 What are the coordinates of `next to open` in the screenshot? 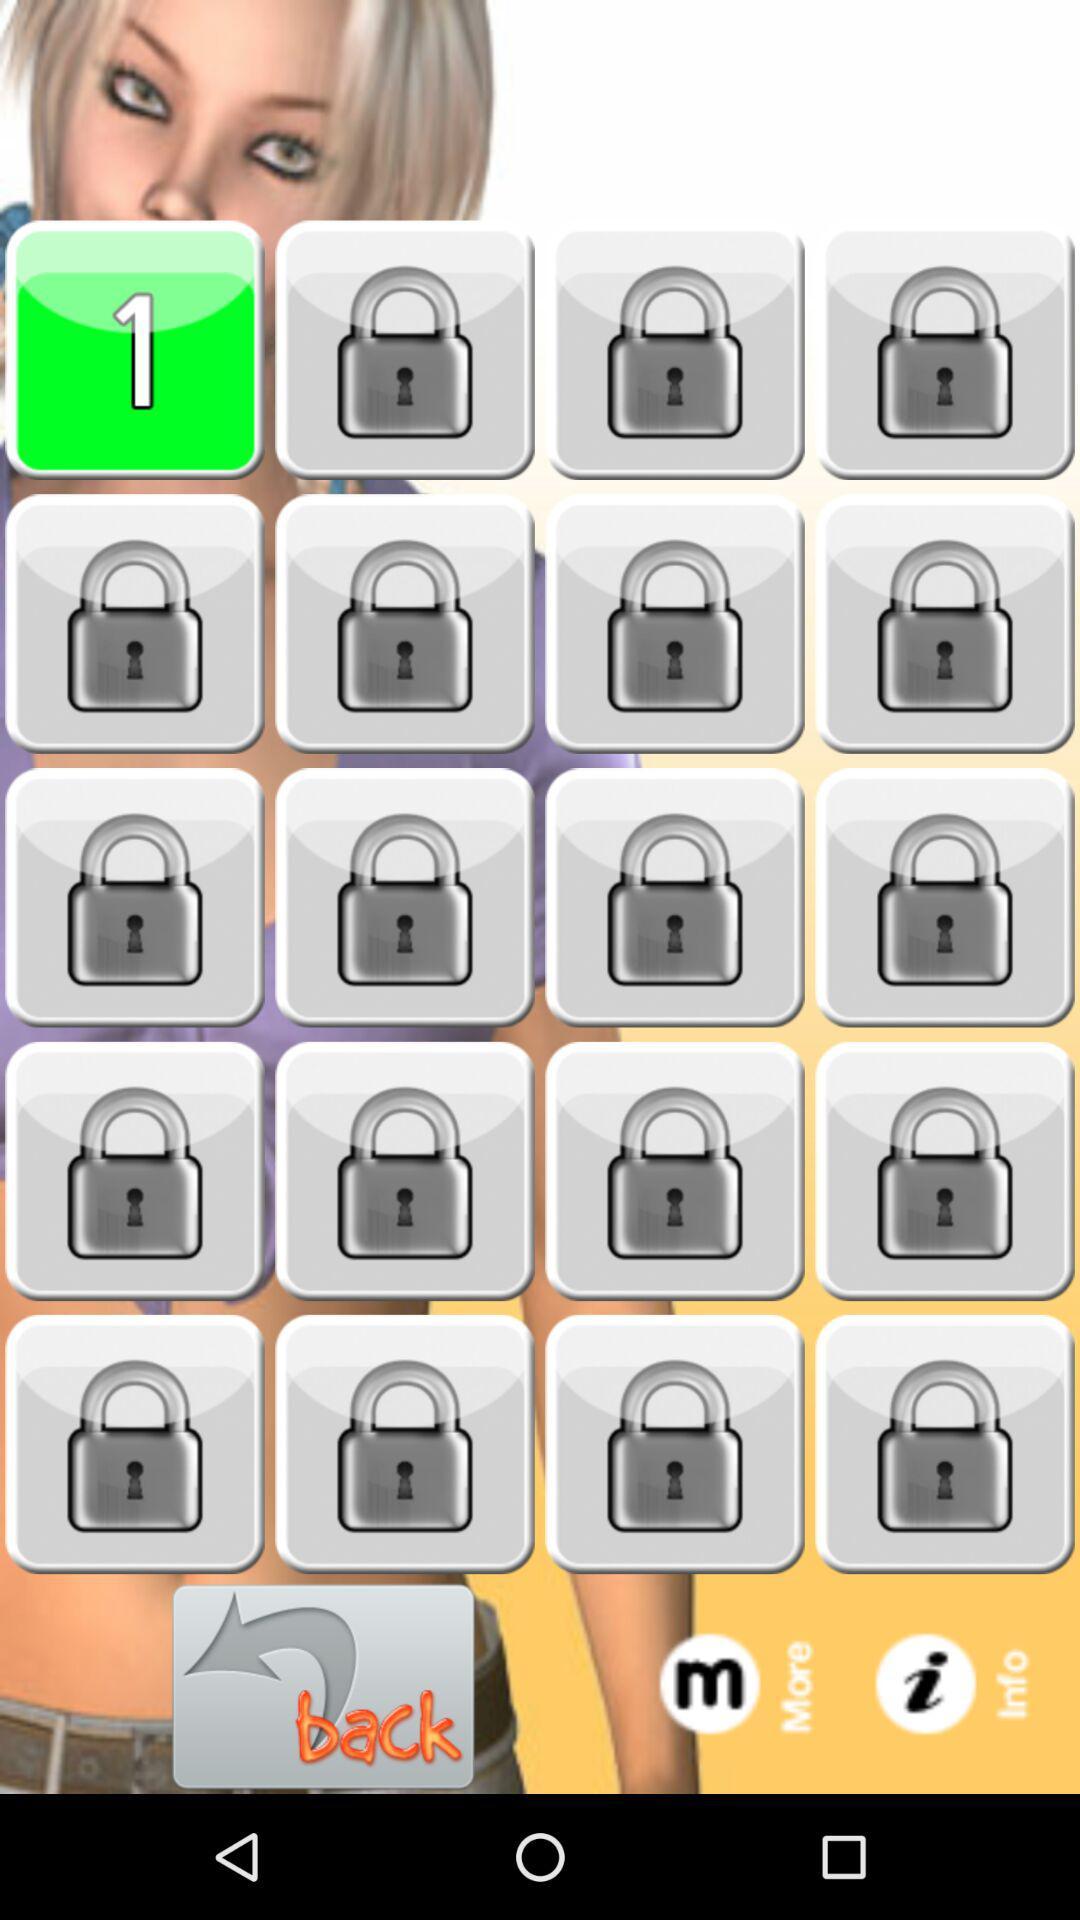 It's located at (945, 623).